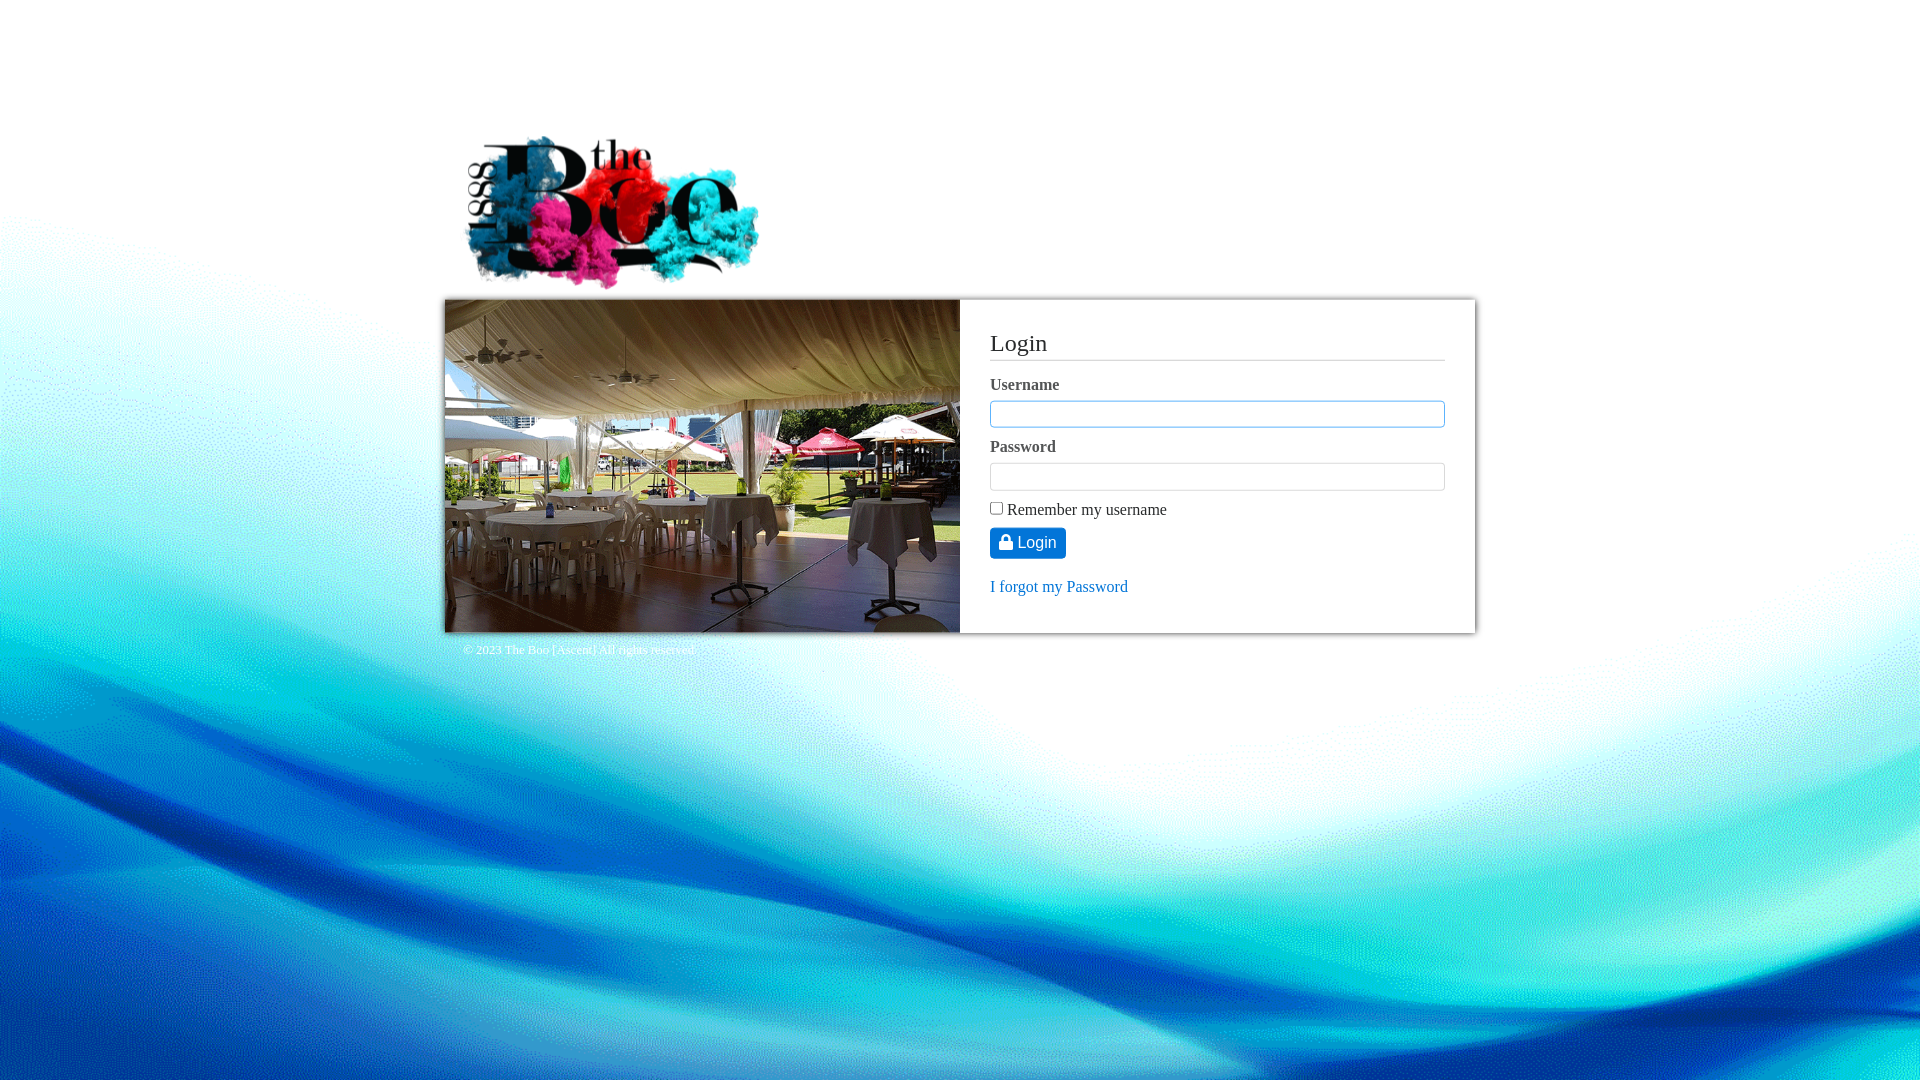  I want to click on 'I forgot my Password', so click(1058, 585).